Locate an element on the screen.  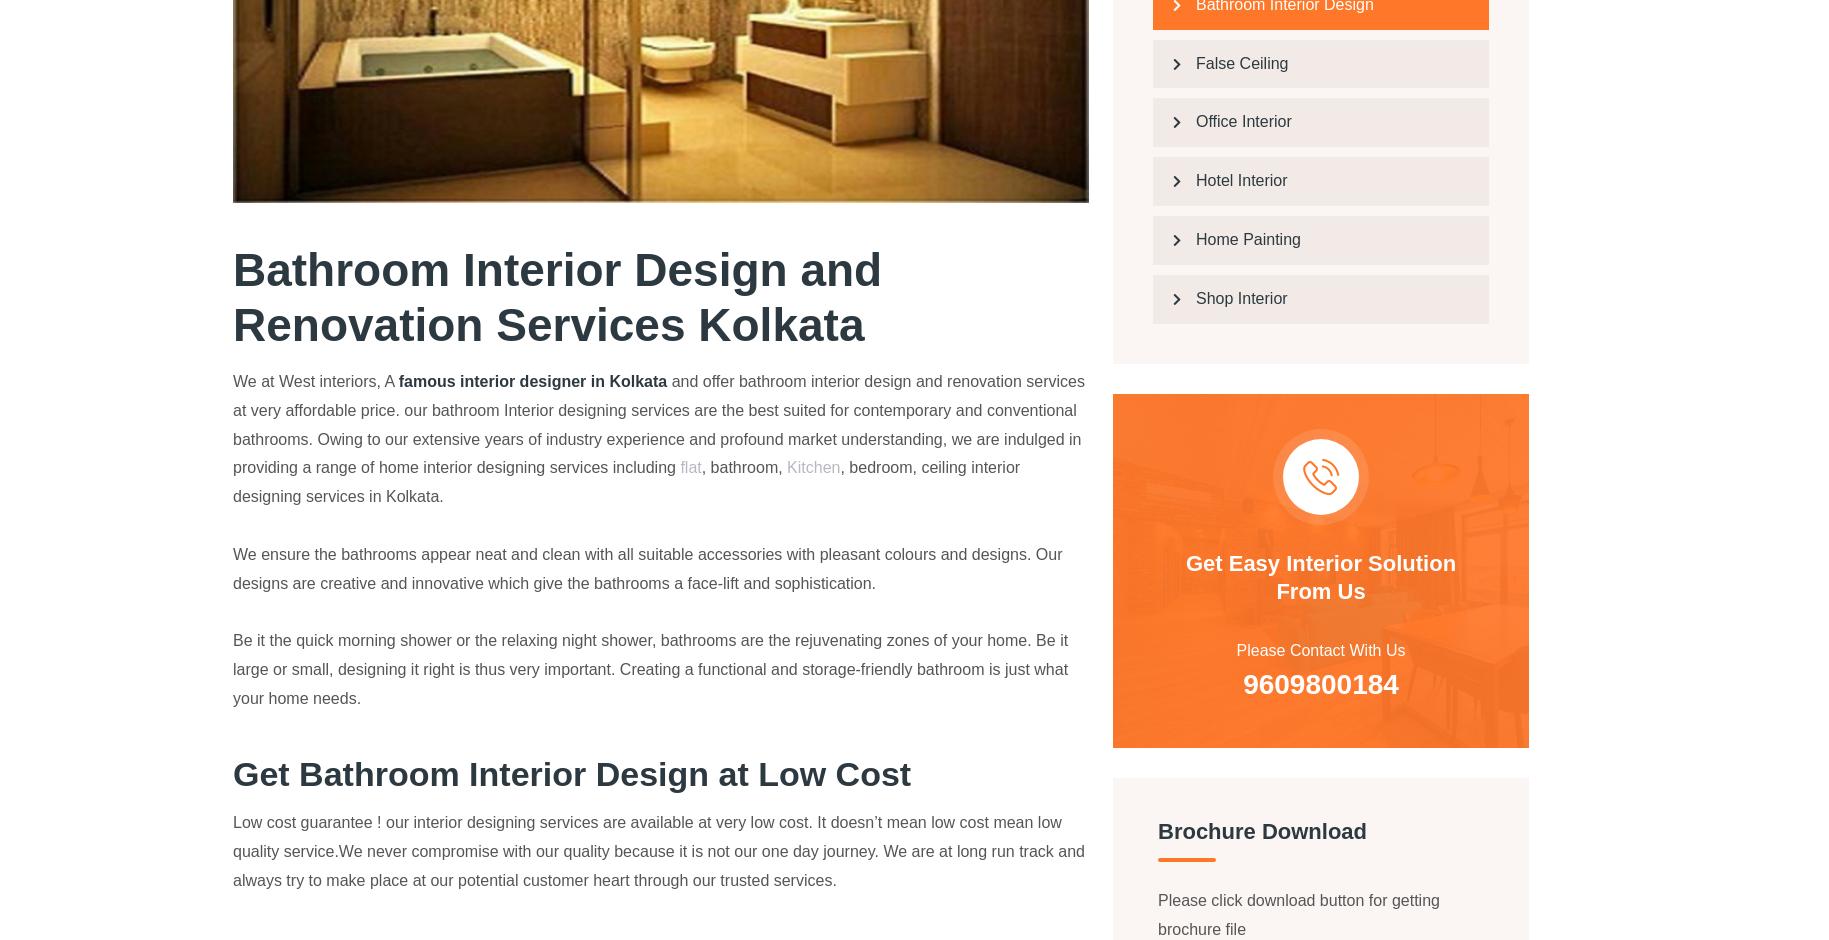
'One of the best interior in kolkata. They are really good in terms of behaviour and try to understand the client's prospective and match their requirements.' is located at coordinates (293, 161).